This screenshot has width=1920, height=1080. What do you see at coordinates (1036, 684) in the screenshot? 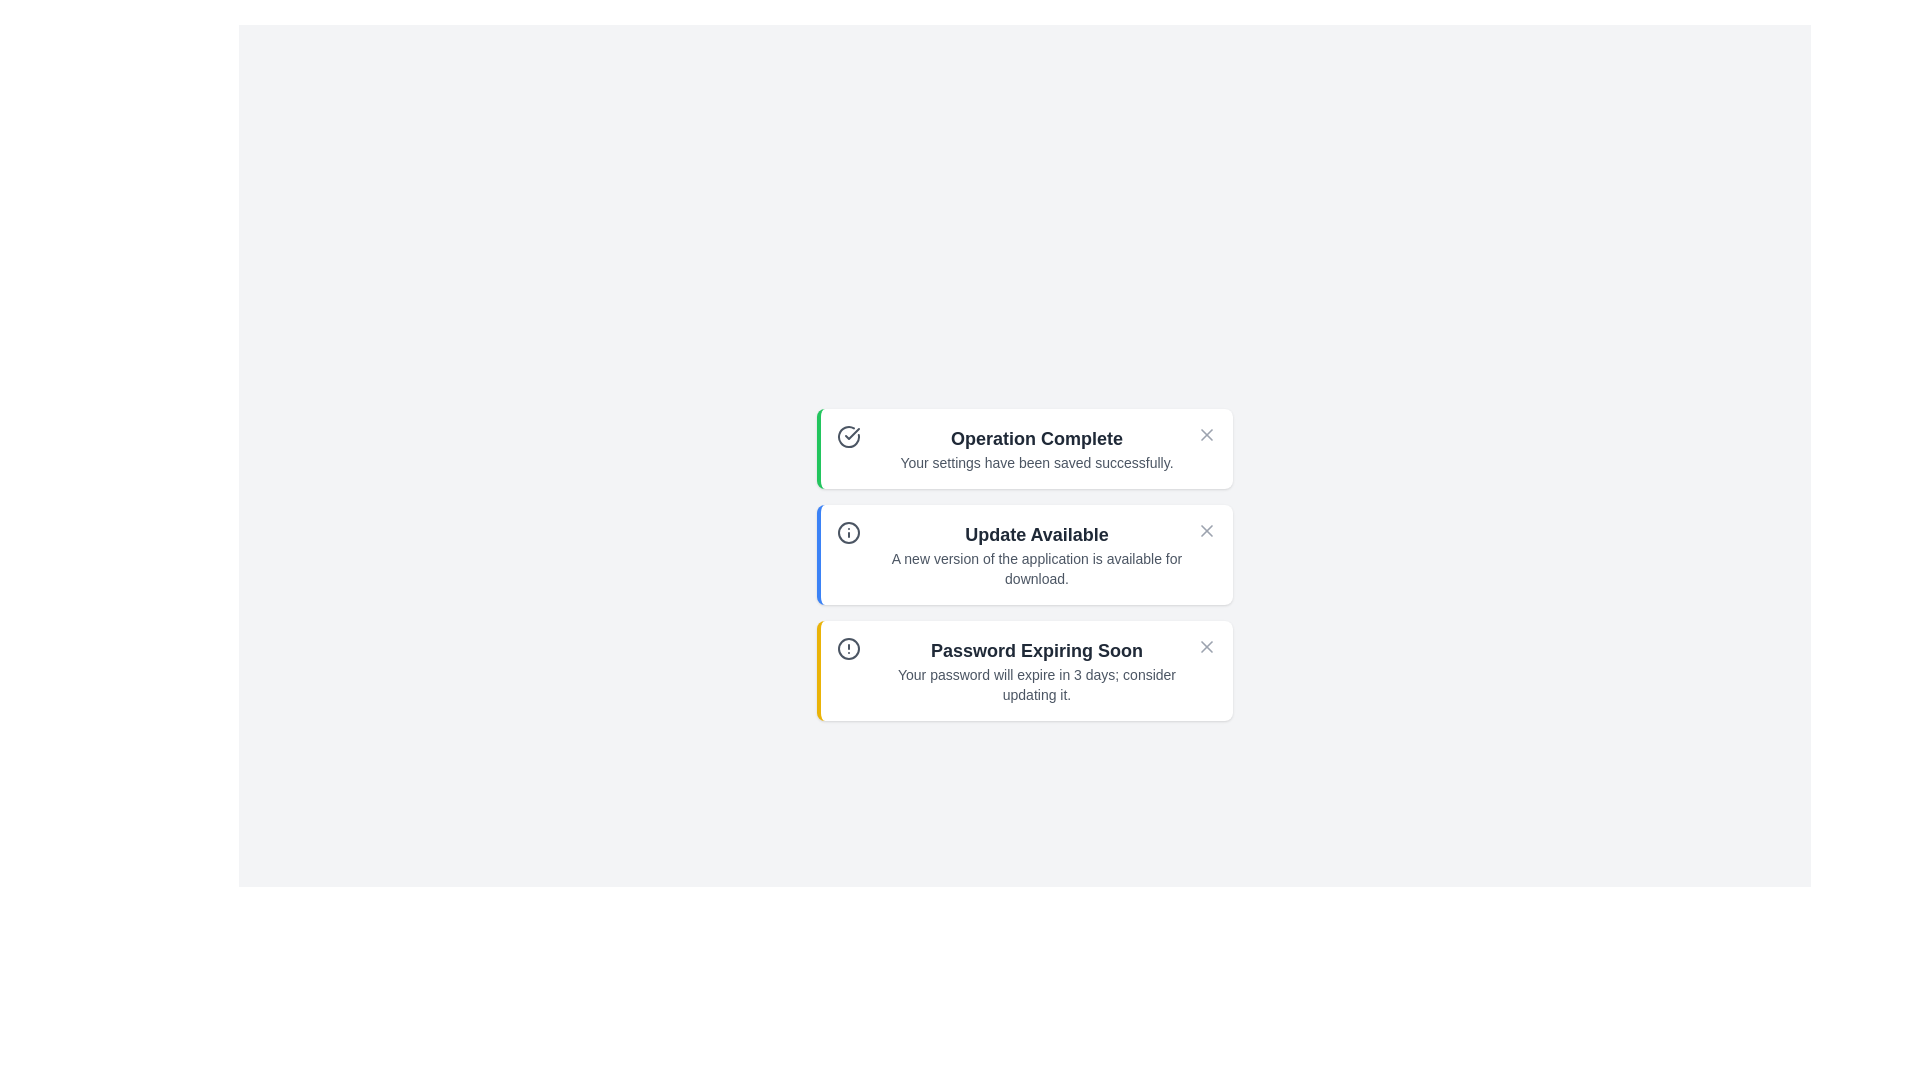
I see `the text component displaying the message: 'Your password will expire in 3 days; consider updating it.' which is styled in small gray font and positioned below the 'Password Expiring Soon' text` at bounding box center [1036, 684].